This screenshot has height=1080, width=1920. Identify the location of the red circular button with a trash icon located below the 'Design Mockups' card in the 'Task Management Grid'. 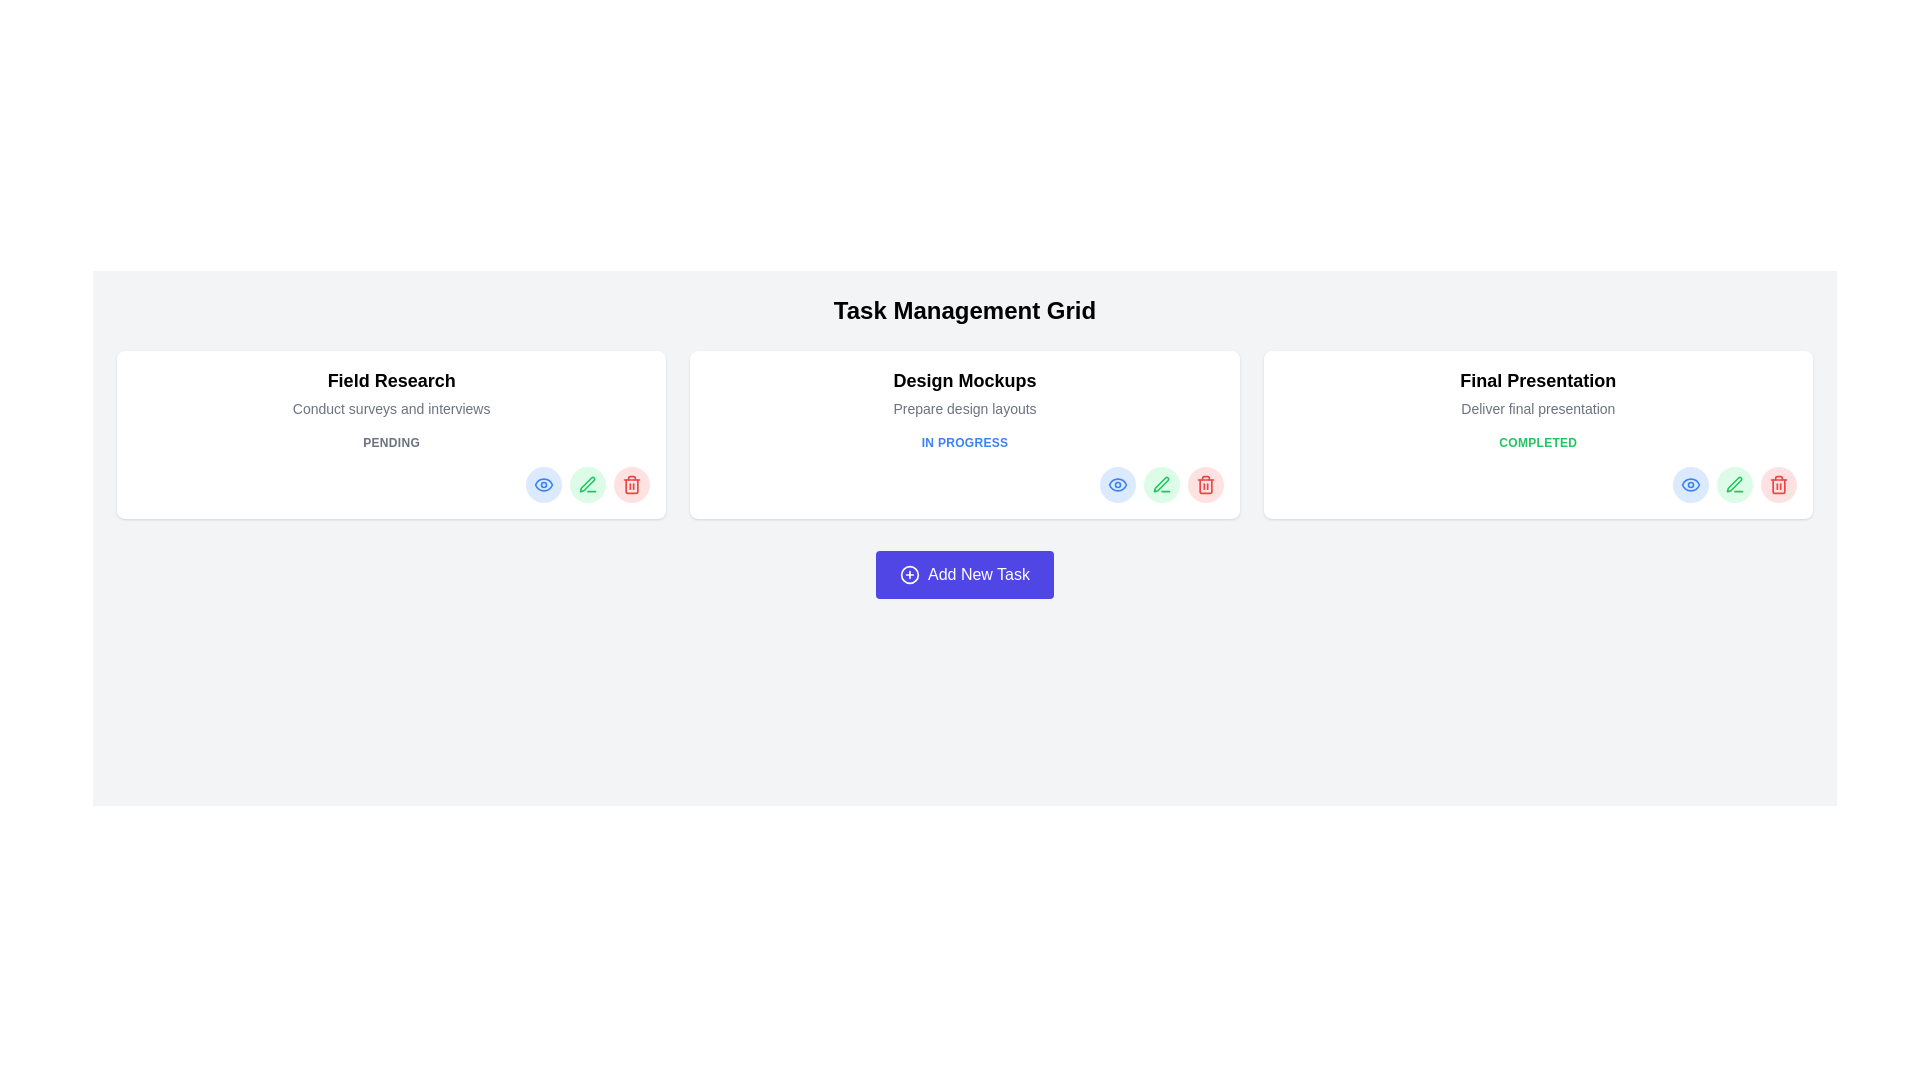
(1204, 485).